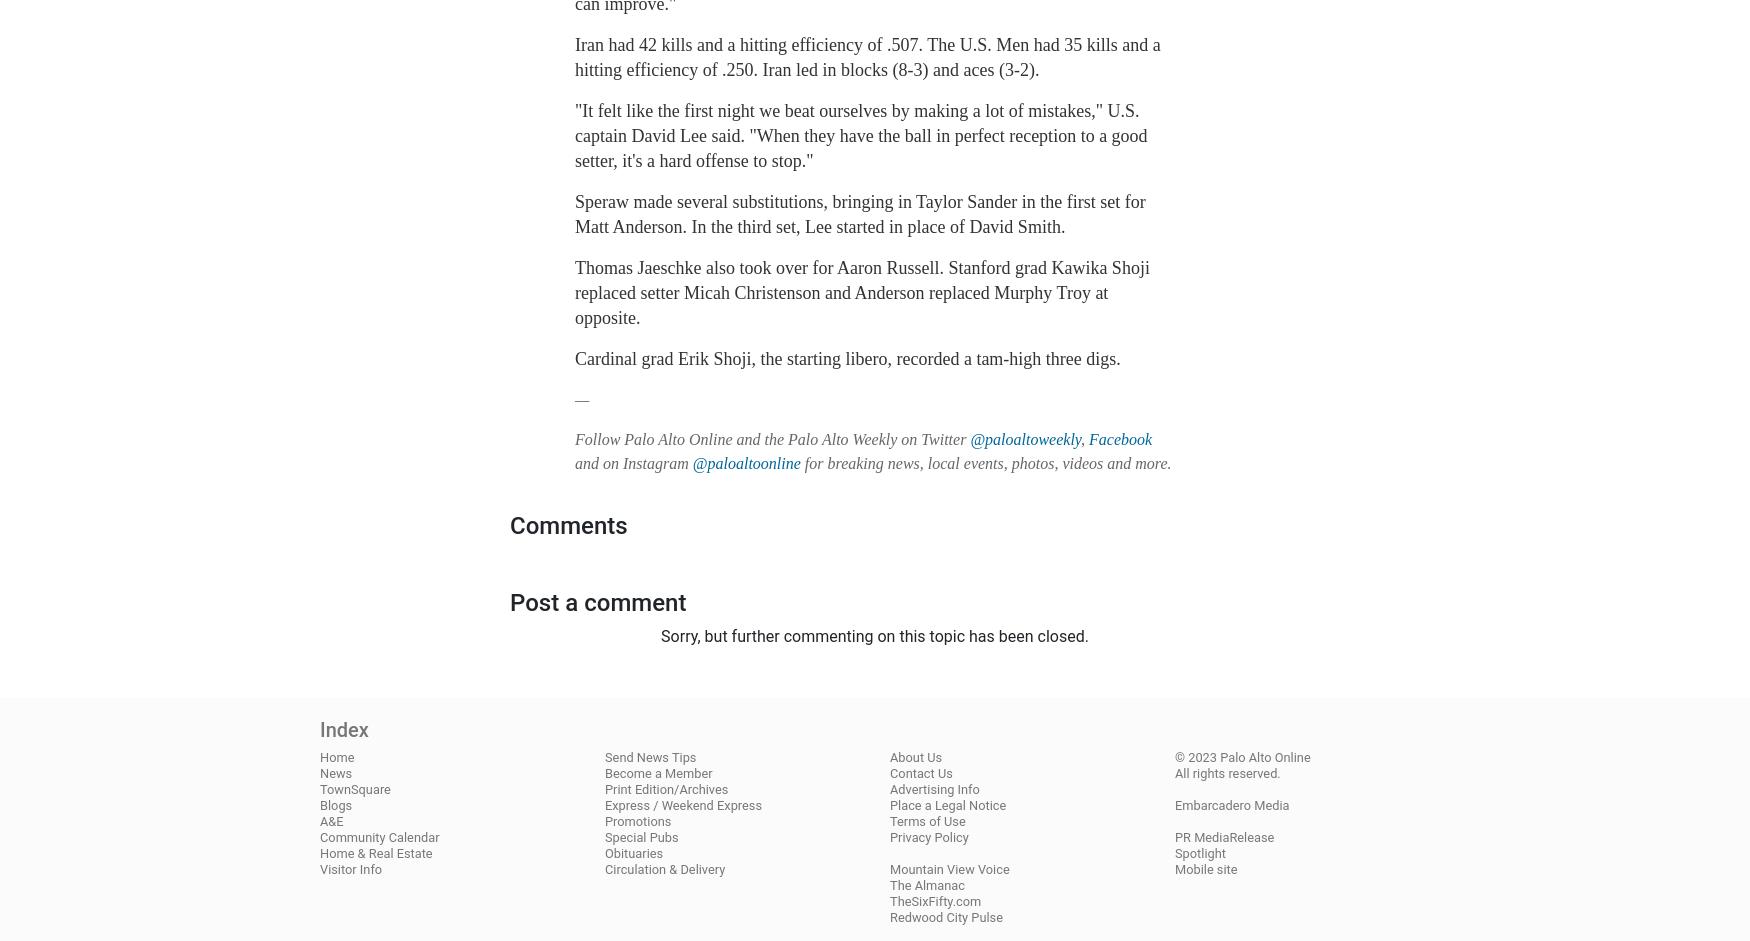 Image resolution: width=1750 pixels, height=941 pixels. I want to click on 'All rights reserved.', so click(1173, 772).